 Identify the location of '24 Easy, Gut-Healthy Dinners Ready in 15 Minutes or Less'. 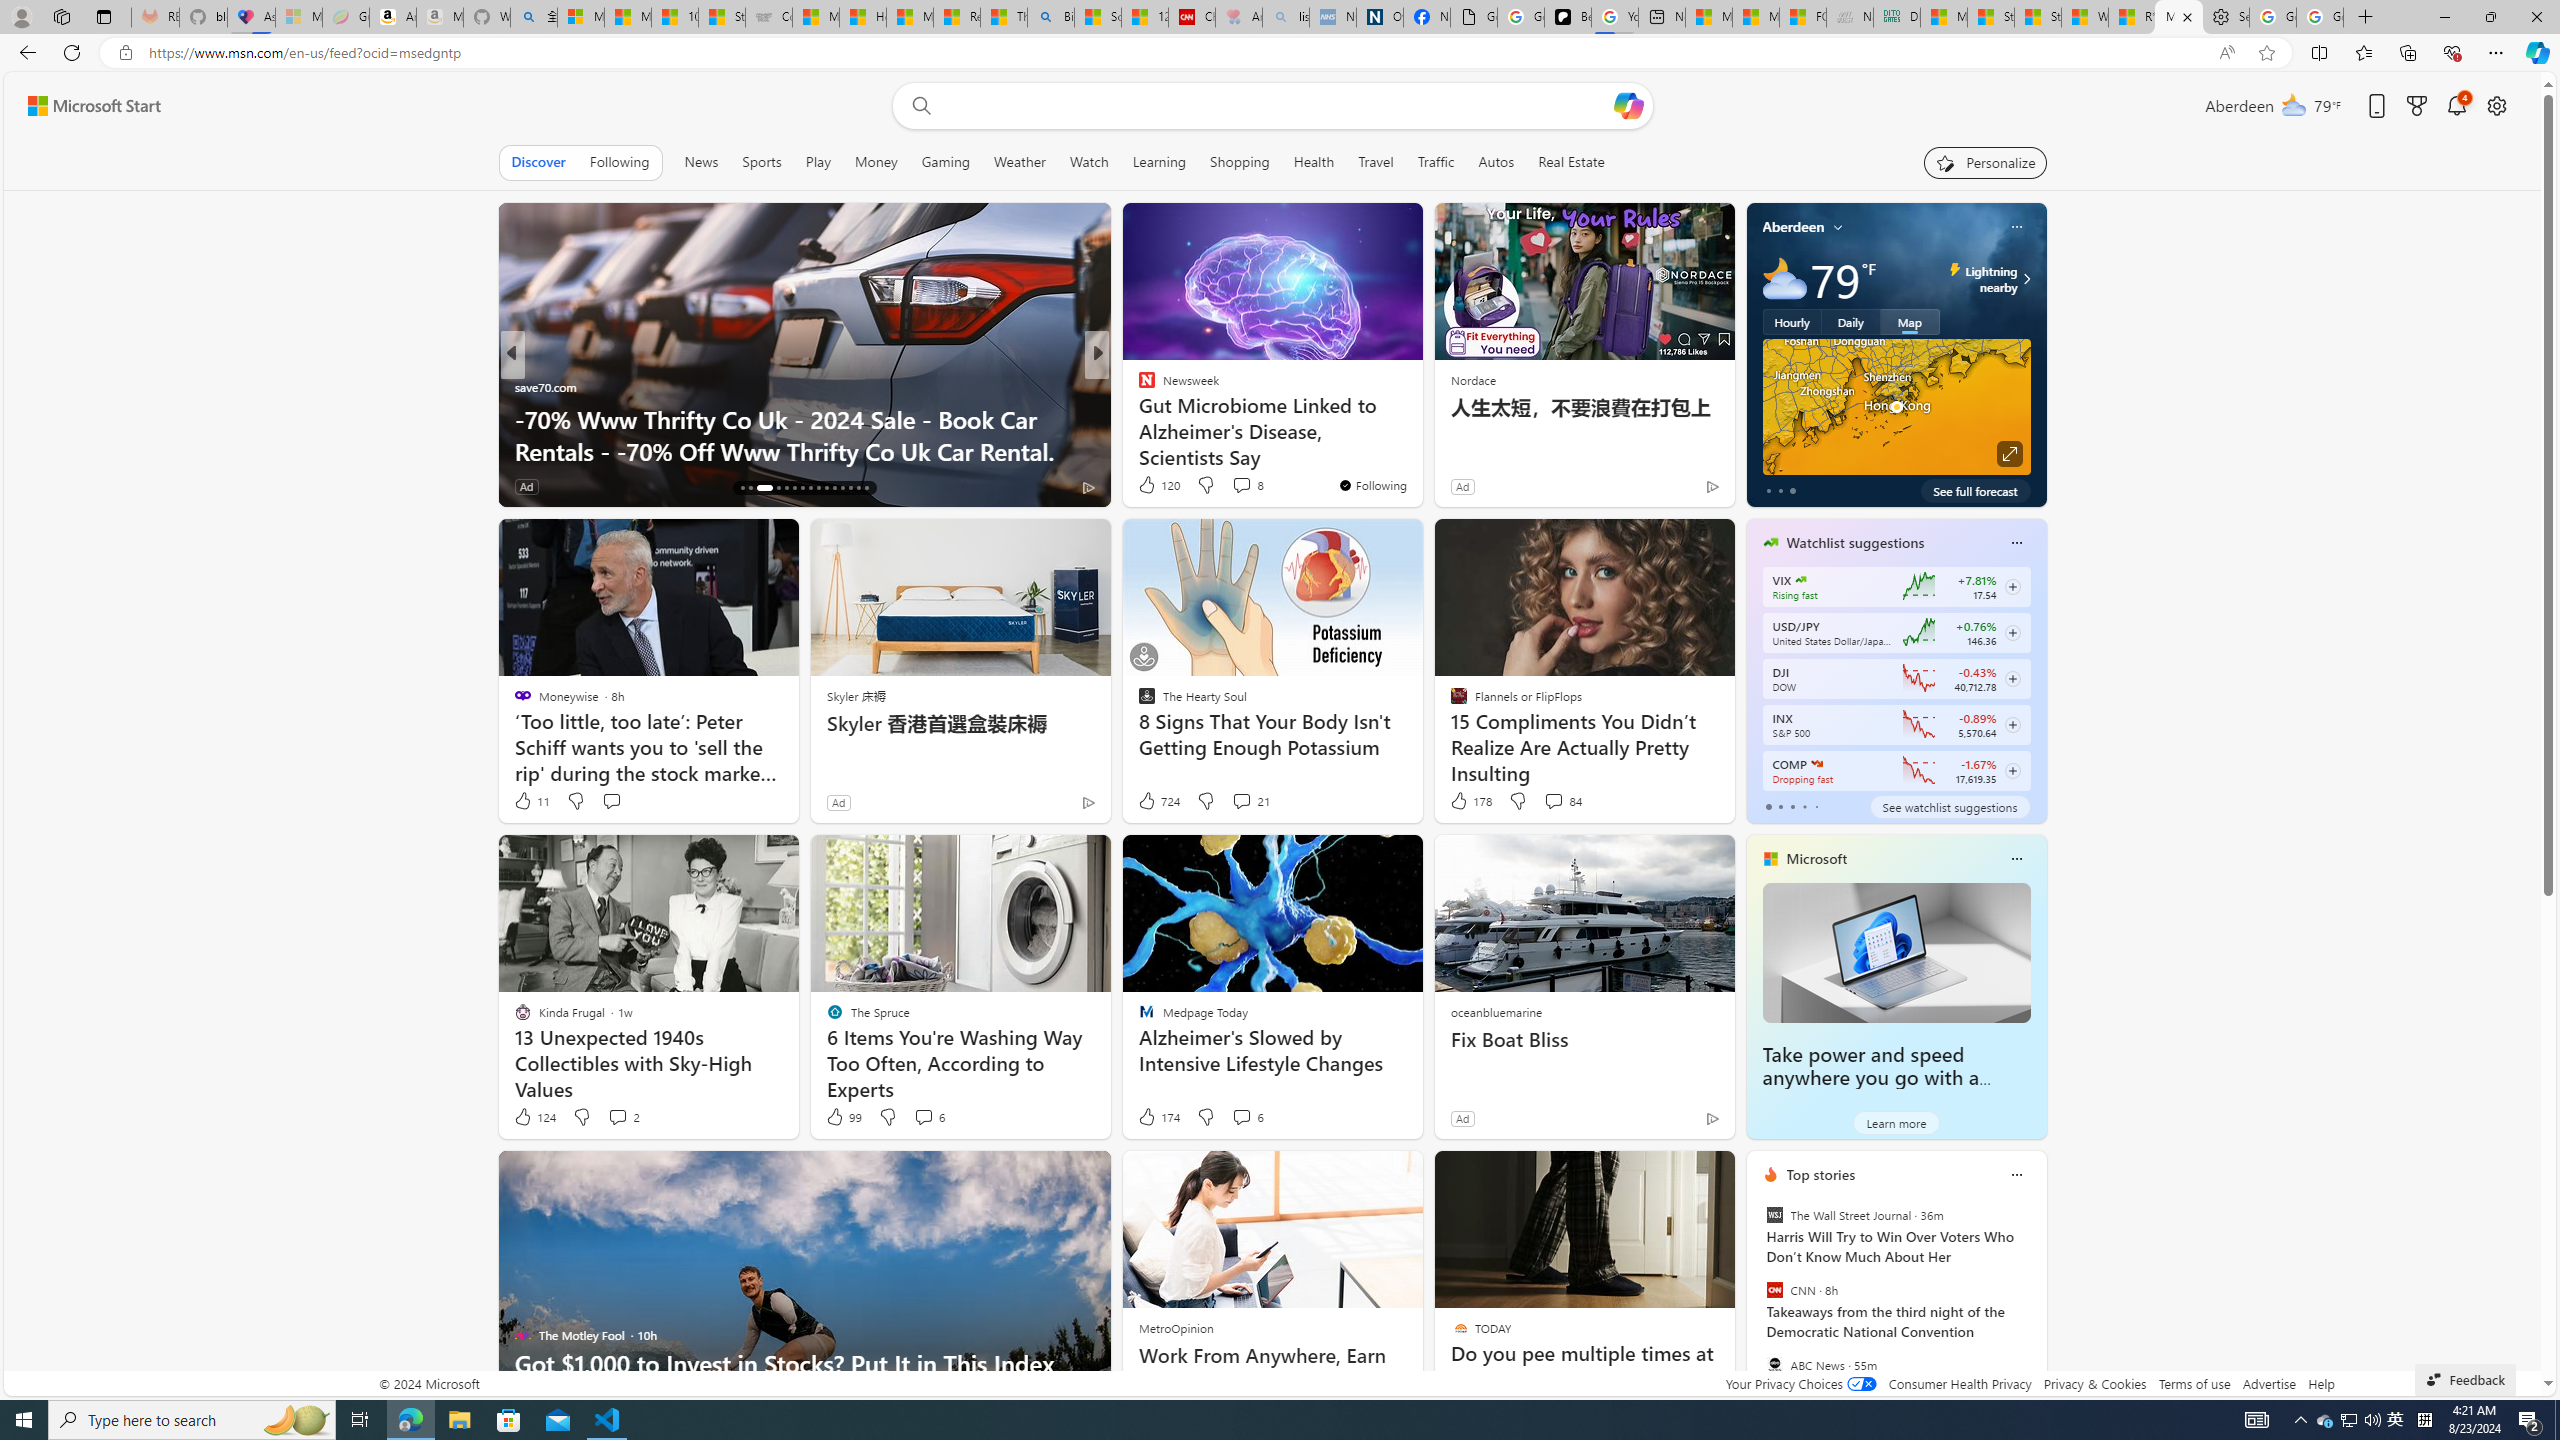
(1418, 433).